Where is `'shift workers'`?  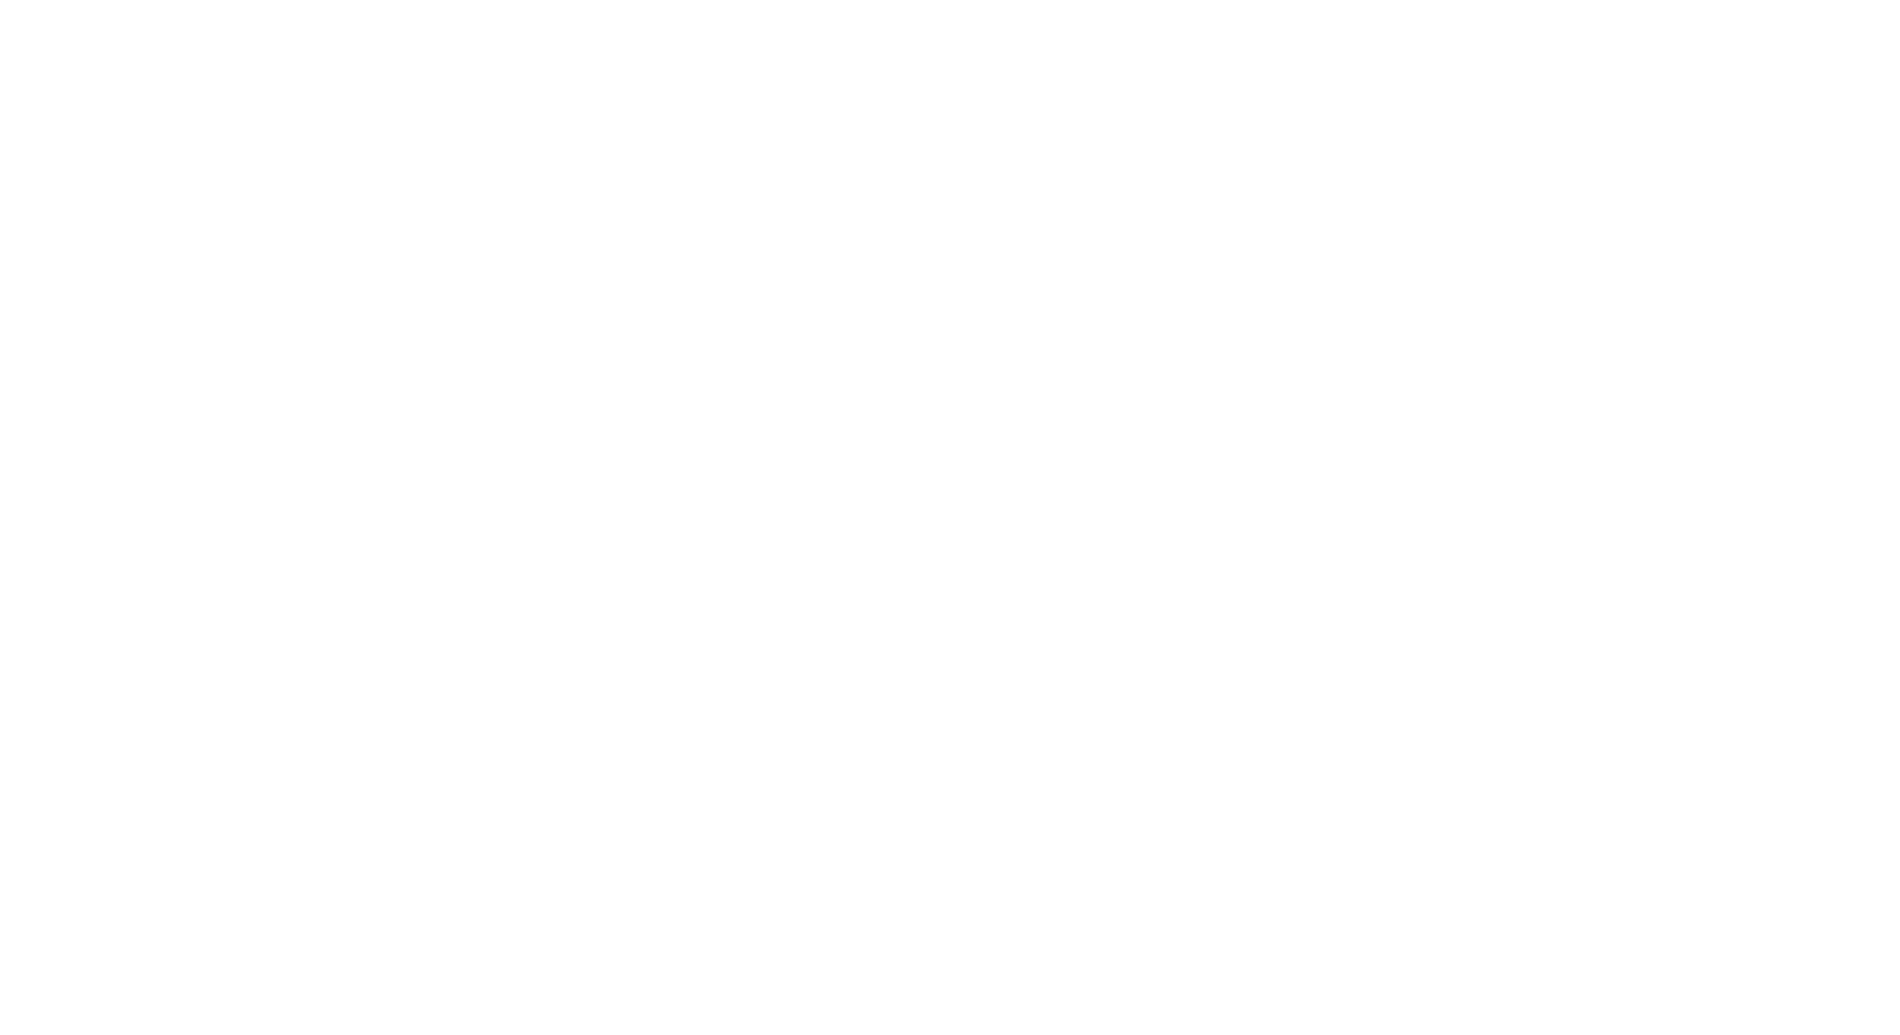 'shift workers' is located at coordinates (592, 285).